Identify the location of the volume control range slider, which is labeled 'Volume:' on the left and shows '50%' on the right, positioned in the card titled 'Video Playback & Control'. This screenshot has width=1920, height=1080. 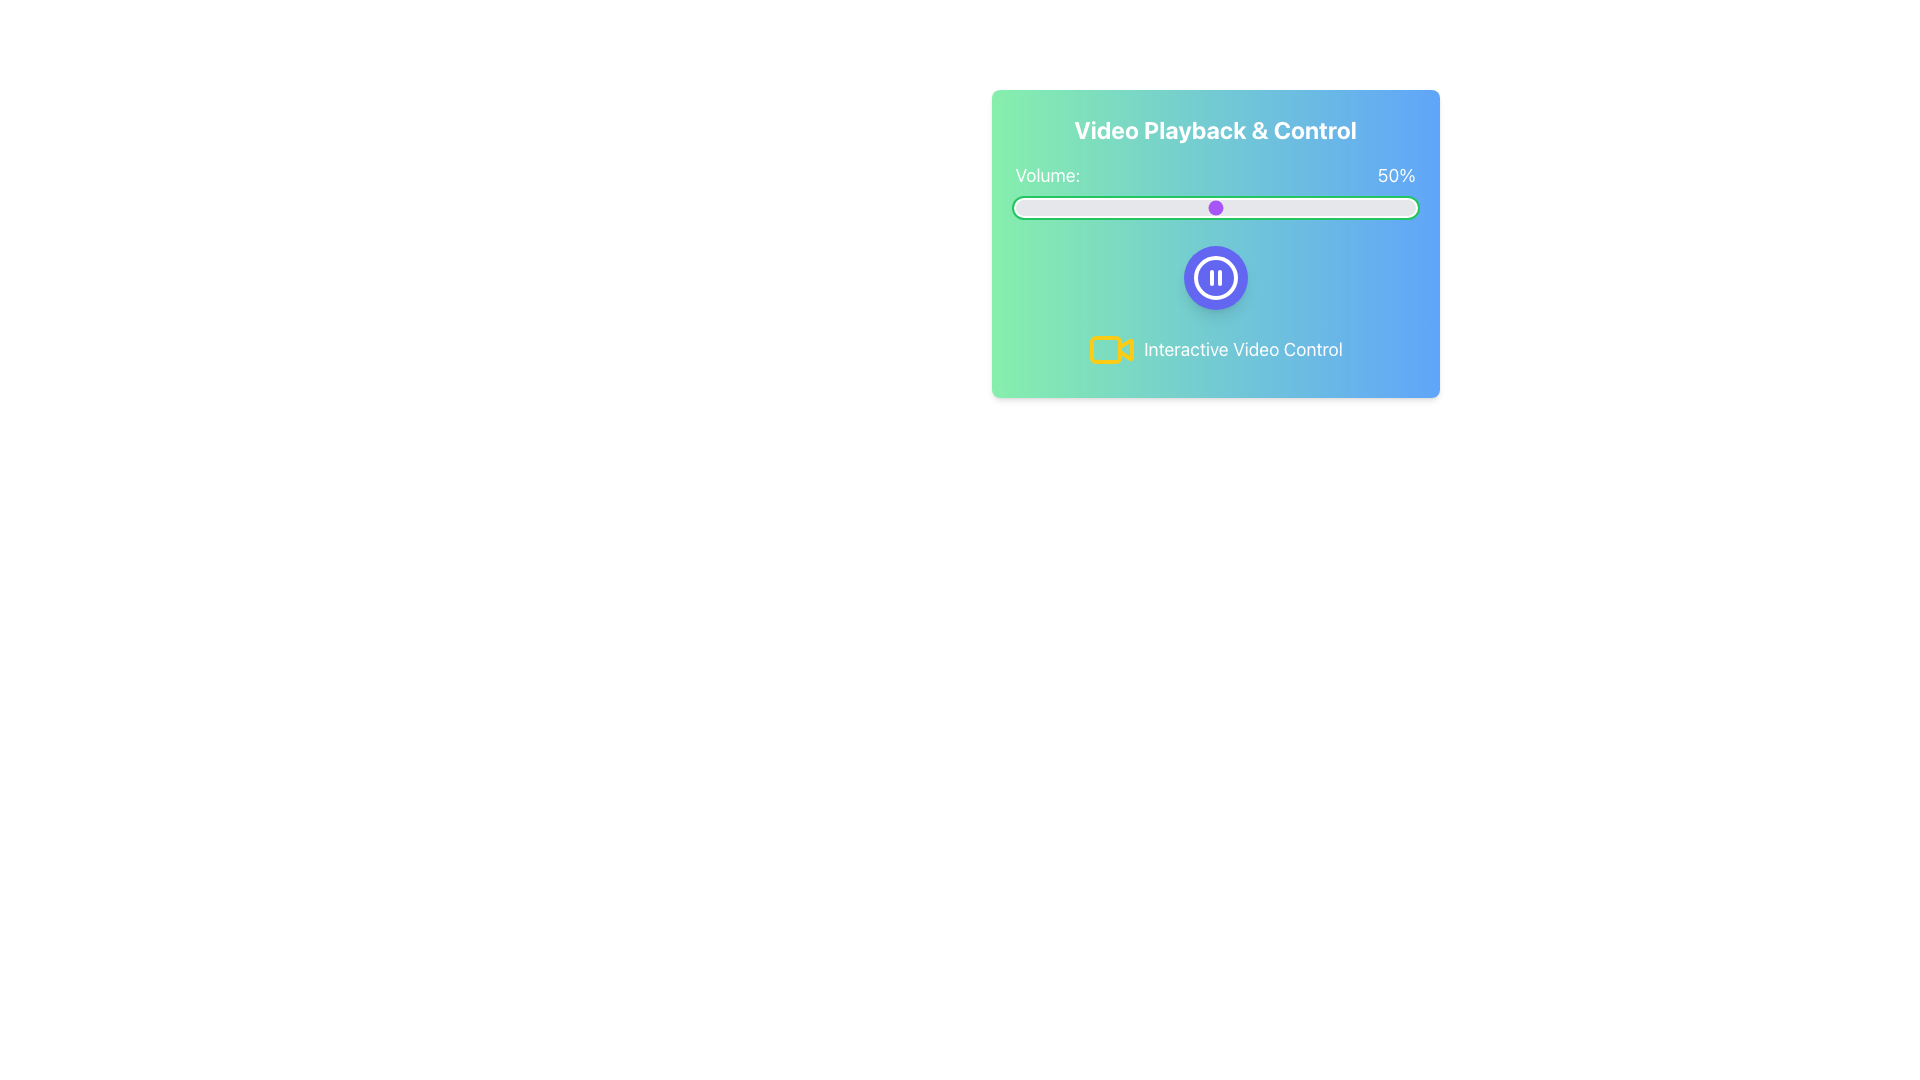
(1214, 192).